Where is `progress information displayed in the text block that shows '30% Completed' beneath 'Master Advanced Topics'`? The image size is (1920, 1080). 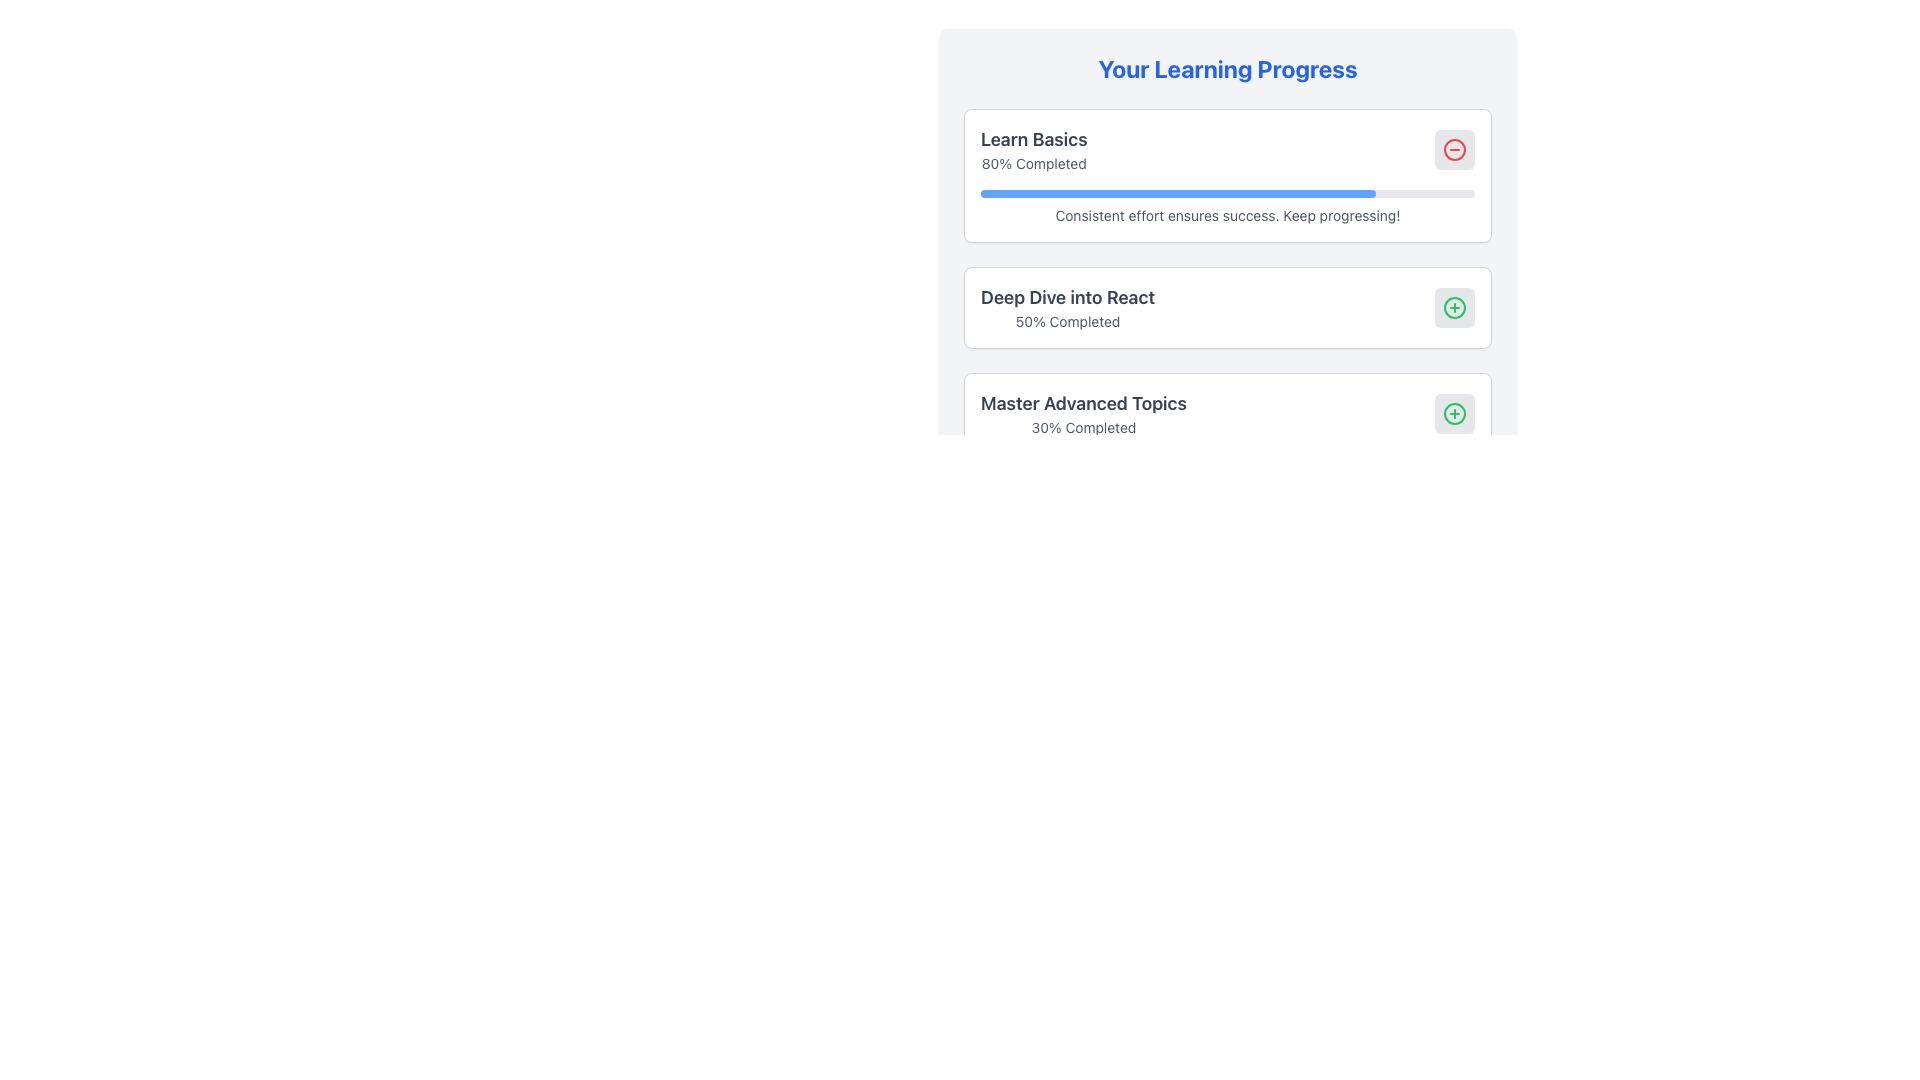
progress information displayed in the text block that shows '30% Completed' beneath 'Master Advanced Topics' is located at coordinates (1083, 412).